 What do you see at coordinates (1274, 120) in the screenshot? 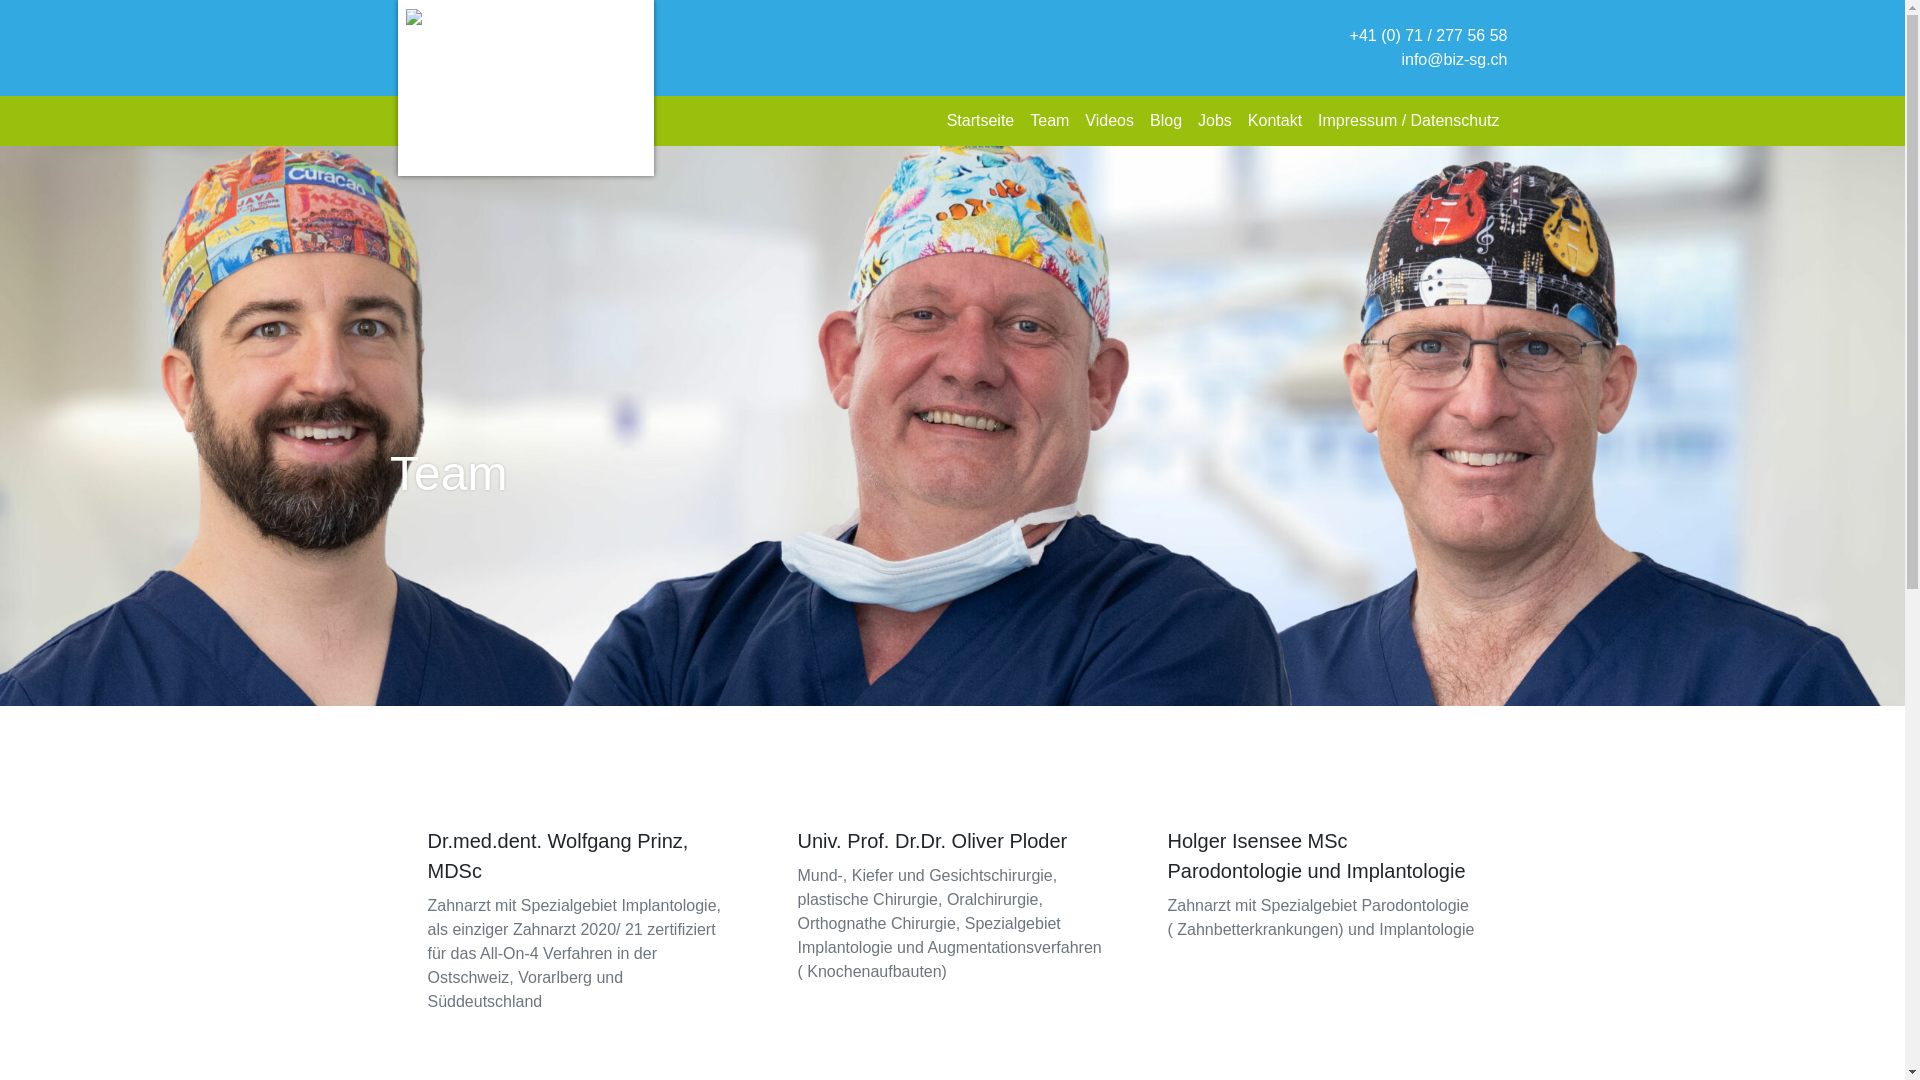
I see `'Kontakt'` at bounding box center [1274, 120].